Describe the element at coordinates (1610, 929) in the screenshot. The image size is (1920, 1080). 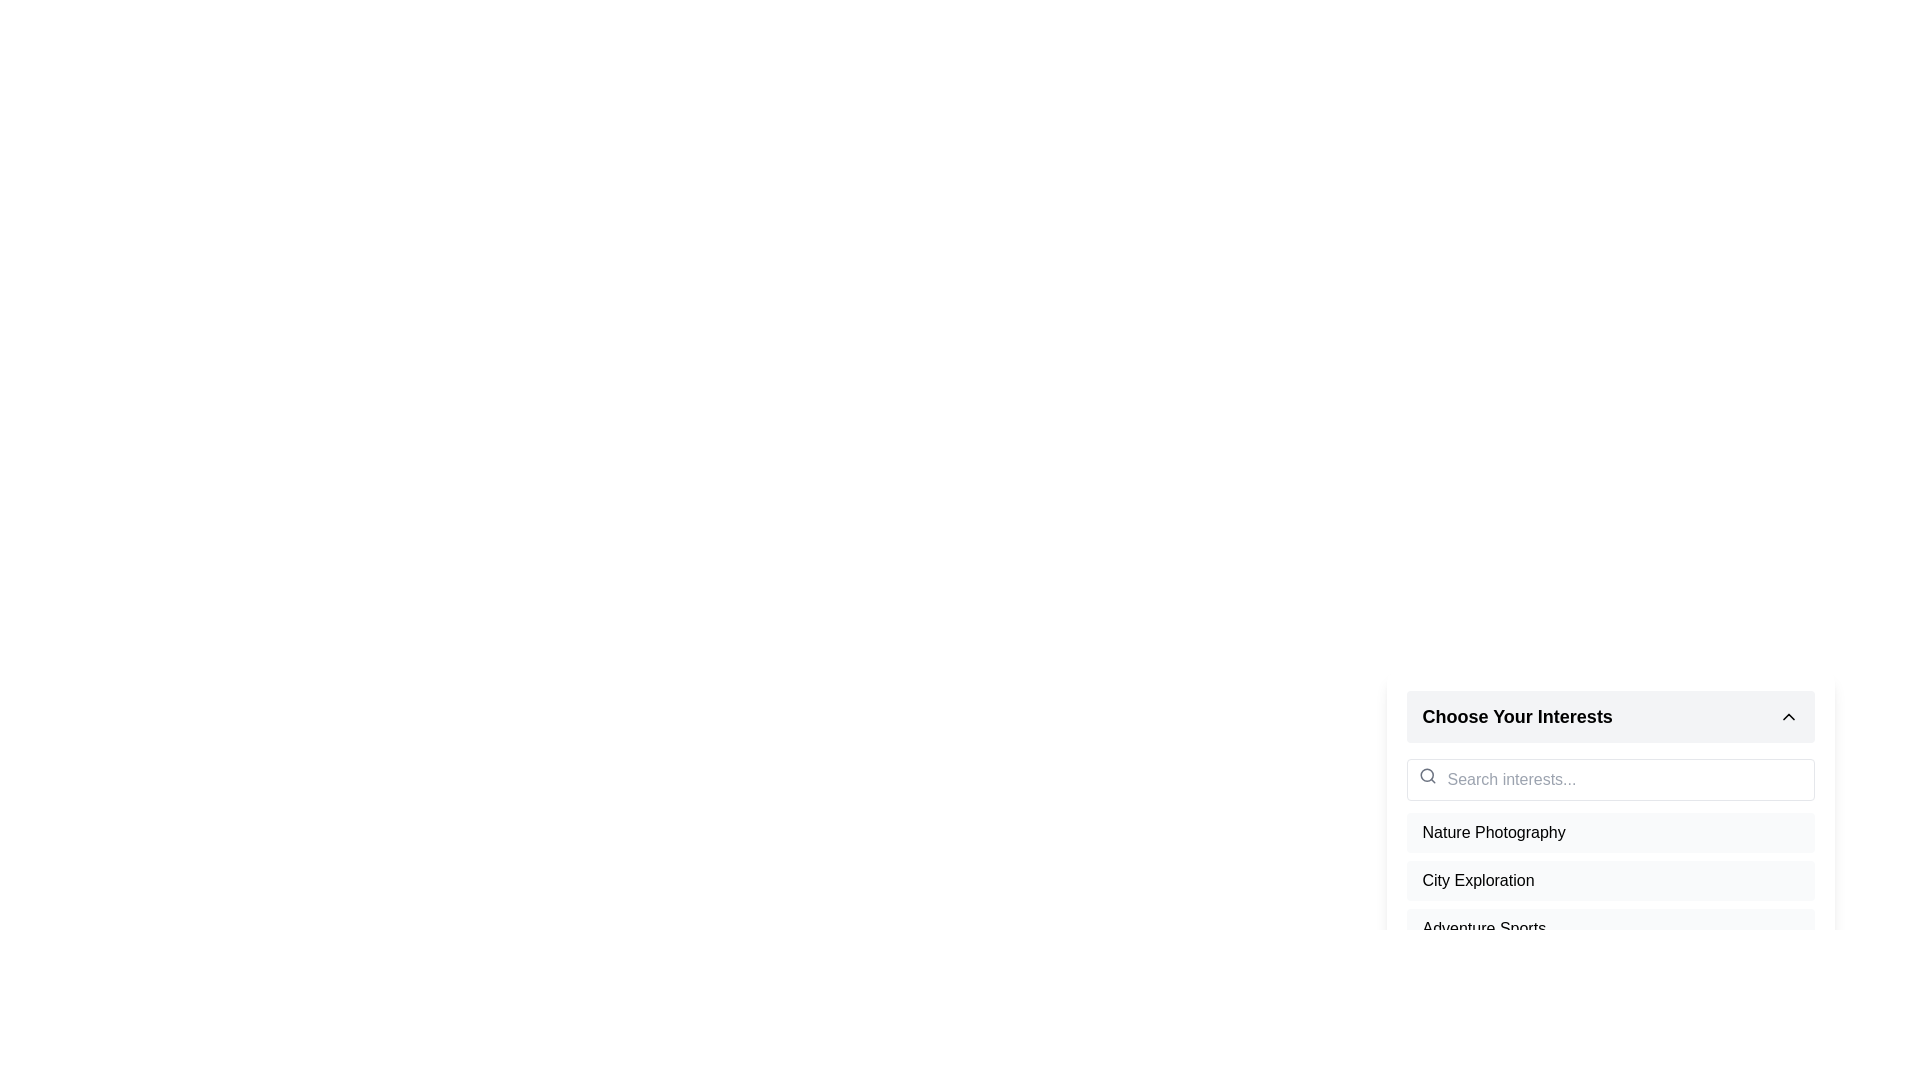
I see `third selectable list item labeled 'Adventure Sports' using development tools` at that location.